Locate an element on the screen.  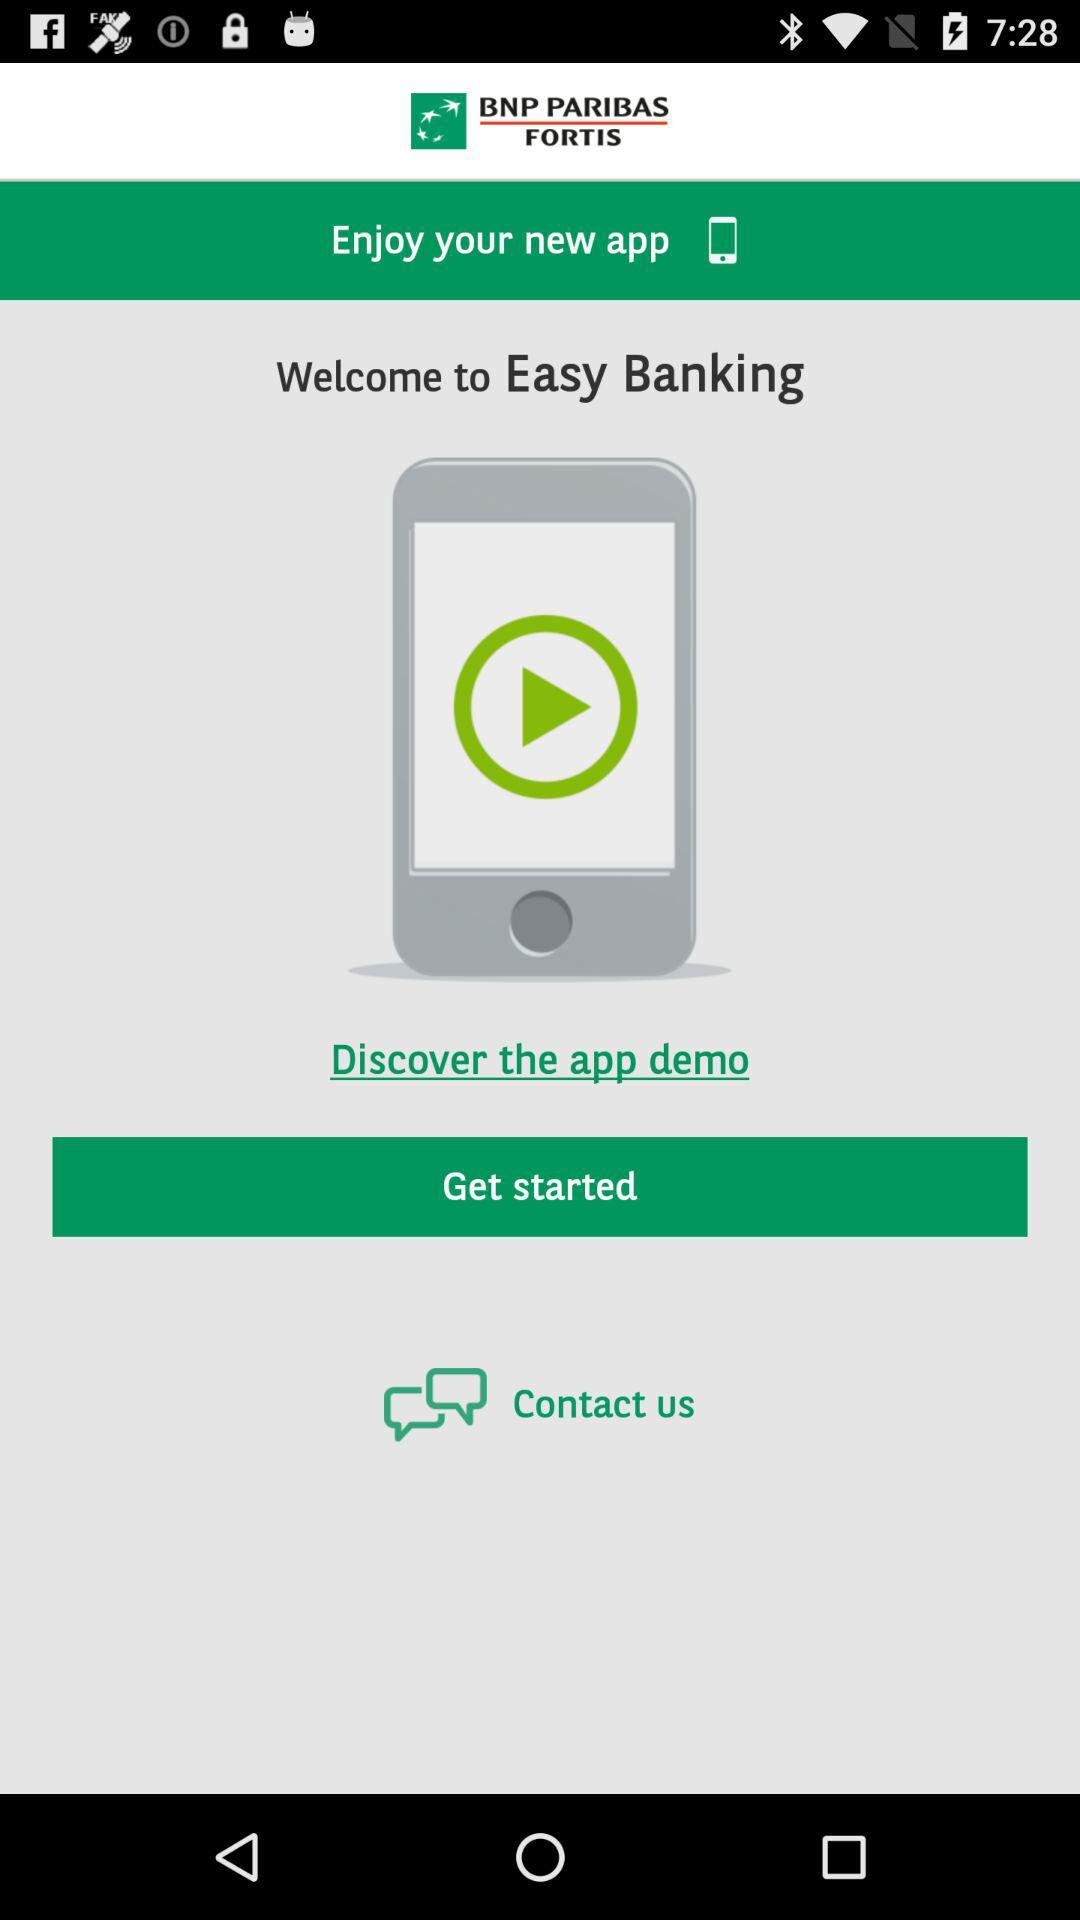
icon above contact us is located at coordinates (540, 1186).